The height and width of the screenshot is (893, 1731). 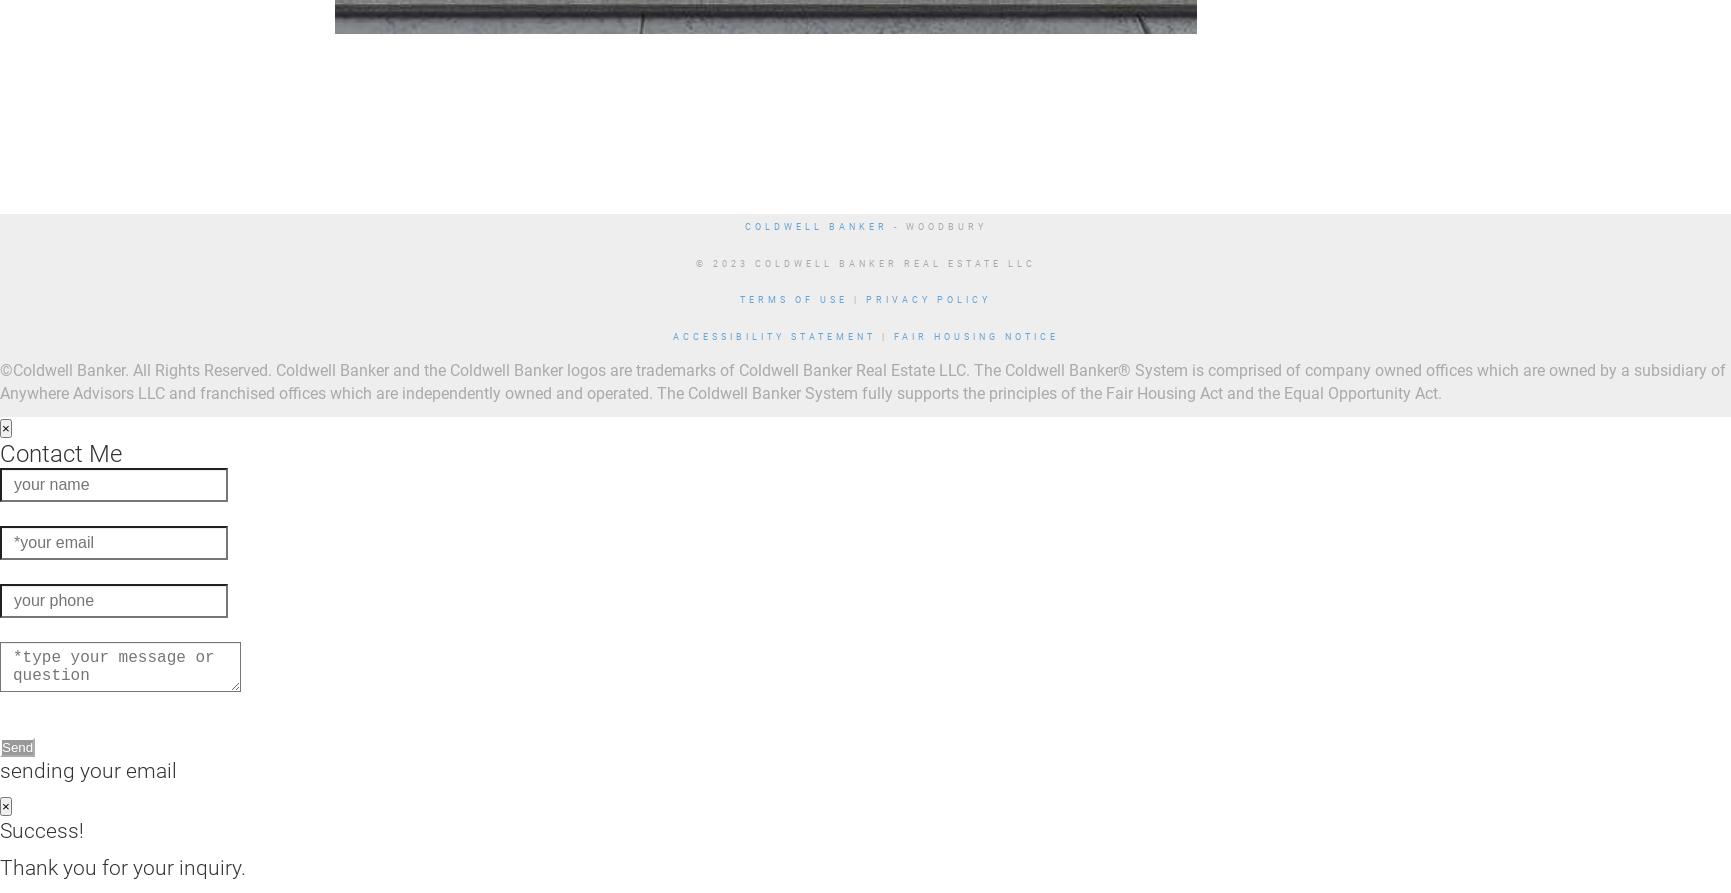 What do you see at coordinates (88, 769) in the screenshot?
I see `'sending your email'` at bounding box center [88, 769].